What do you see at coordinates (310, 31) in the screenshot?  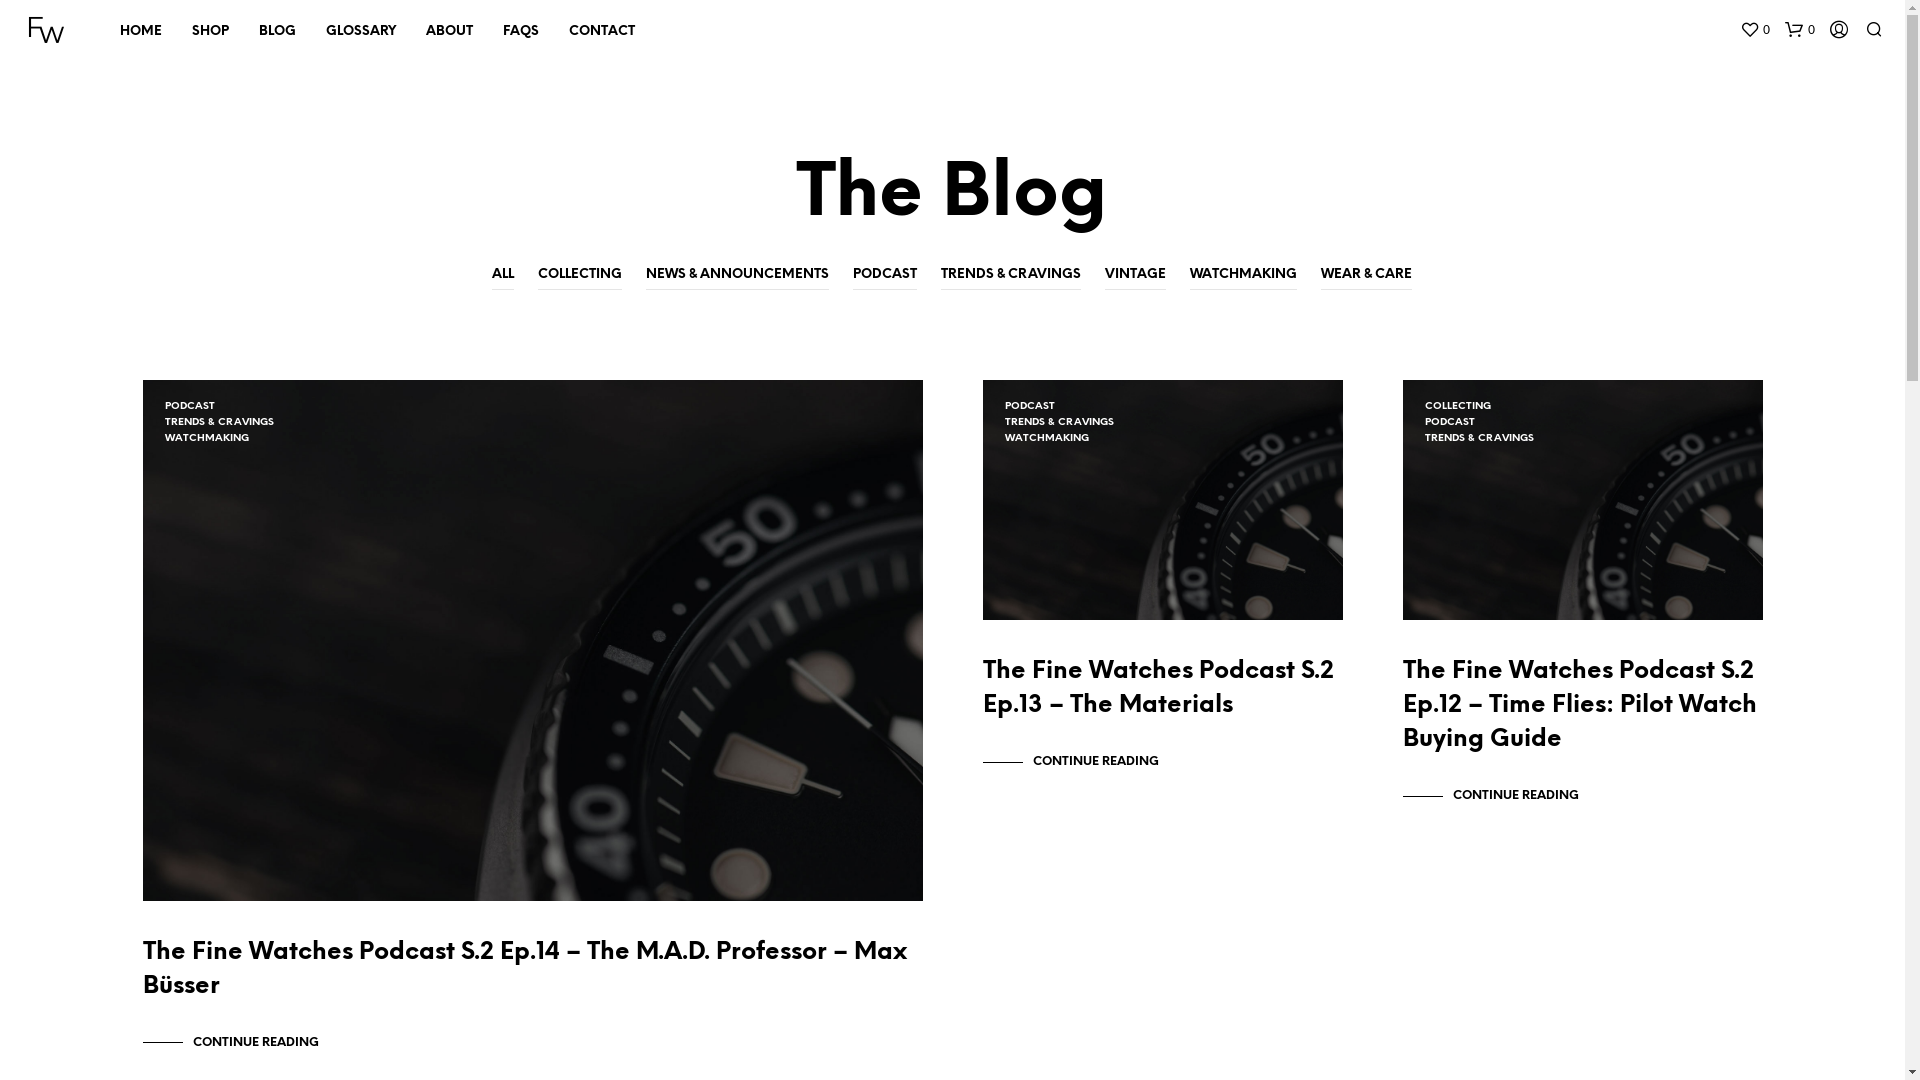 I see `'GLOSSARY'` at bounding box center [310, 31].